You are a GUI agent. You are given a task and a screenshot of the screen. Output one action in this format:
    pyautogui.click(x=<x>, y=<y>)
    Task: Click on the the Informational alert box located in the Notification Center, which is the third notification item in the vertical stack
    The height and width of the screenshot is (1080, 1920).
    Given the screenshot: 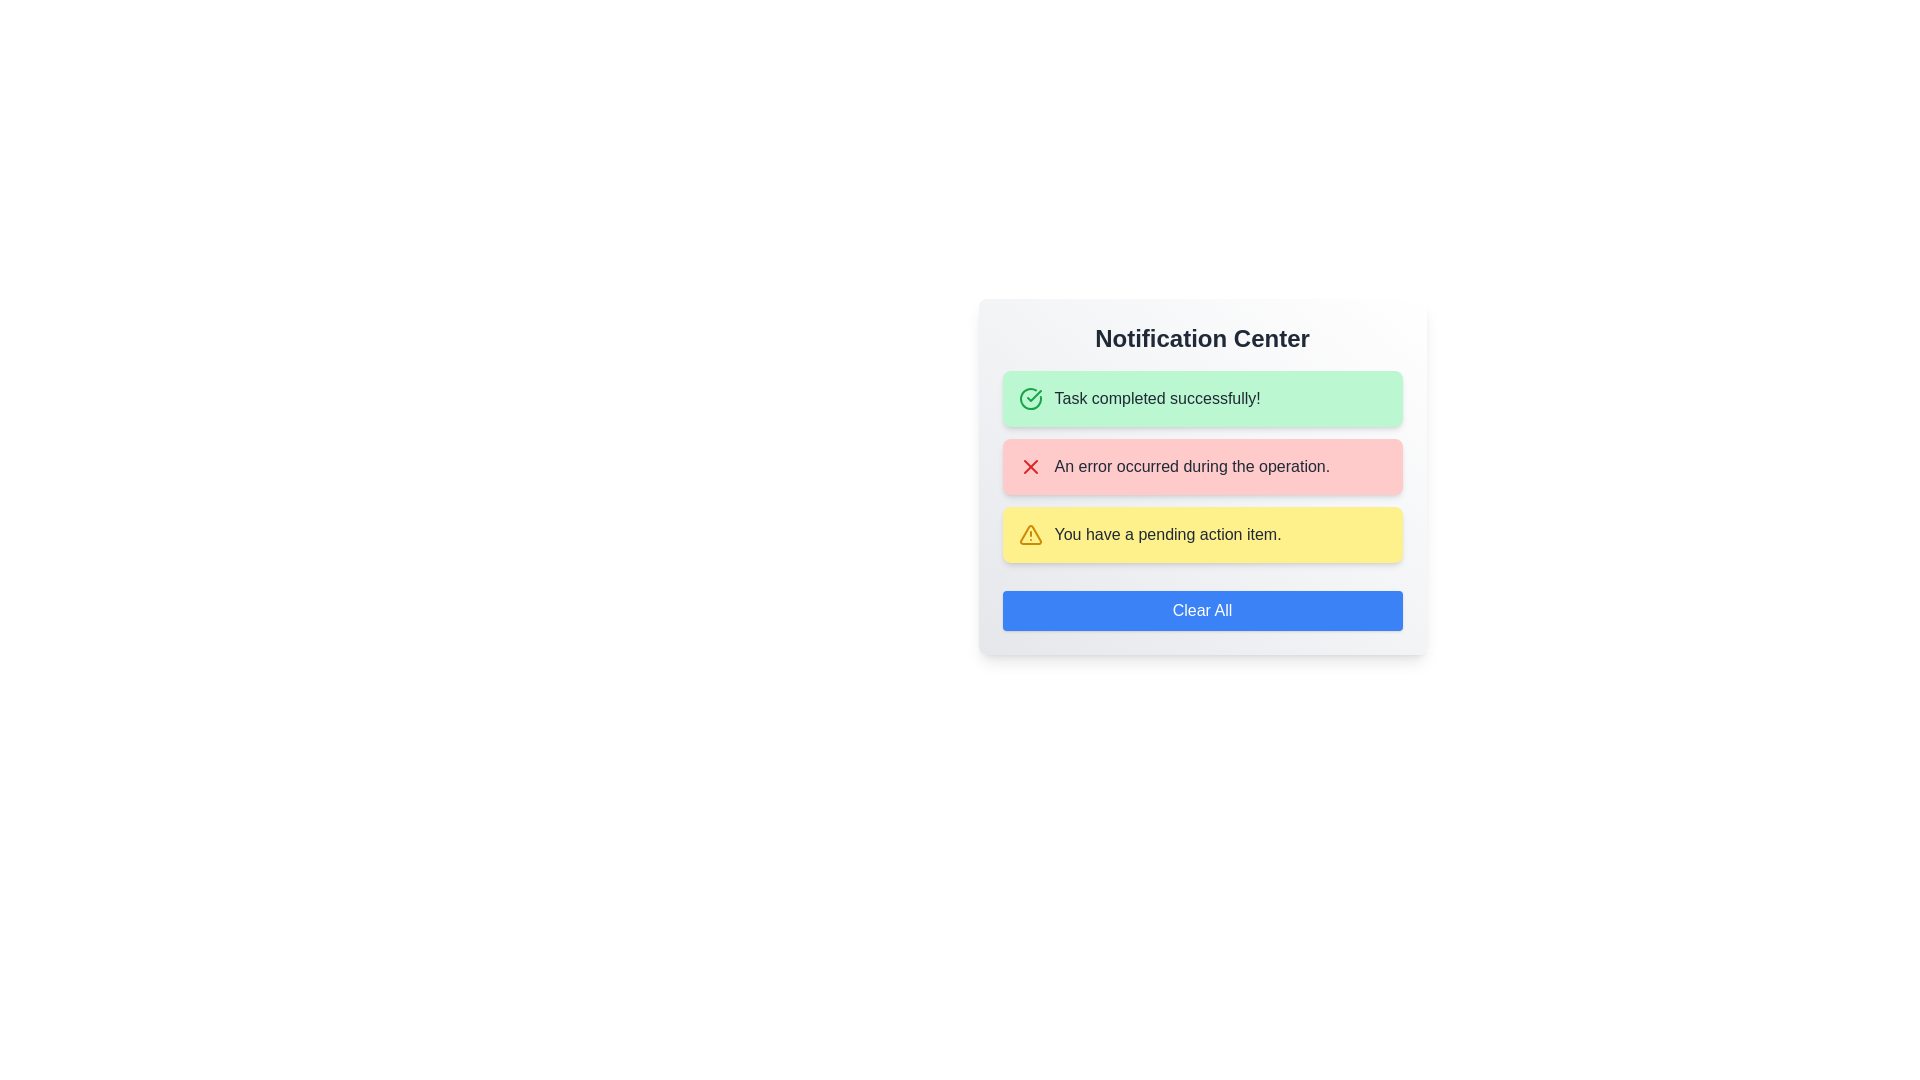 What is the action you would take?
    pyautogui.click(x=1201, y=534)
    